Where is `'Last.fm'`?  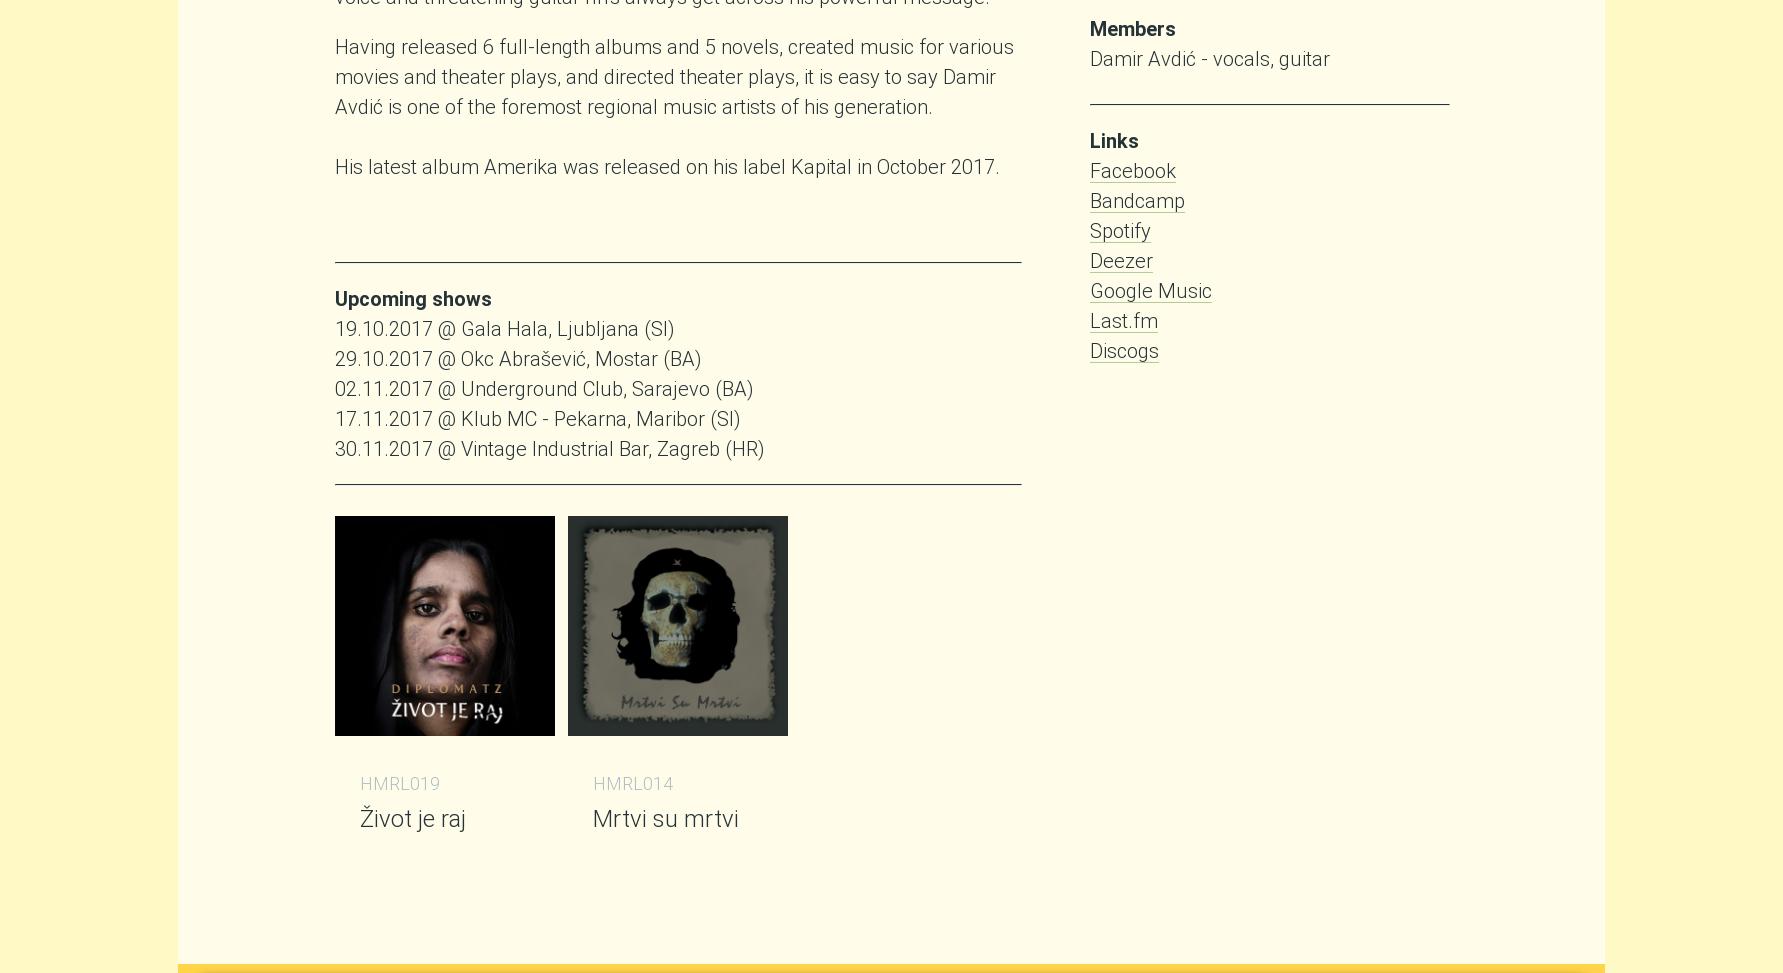
'Last.fm' is located at coordinates (1089, 320).